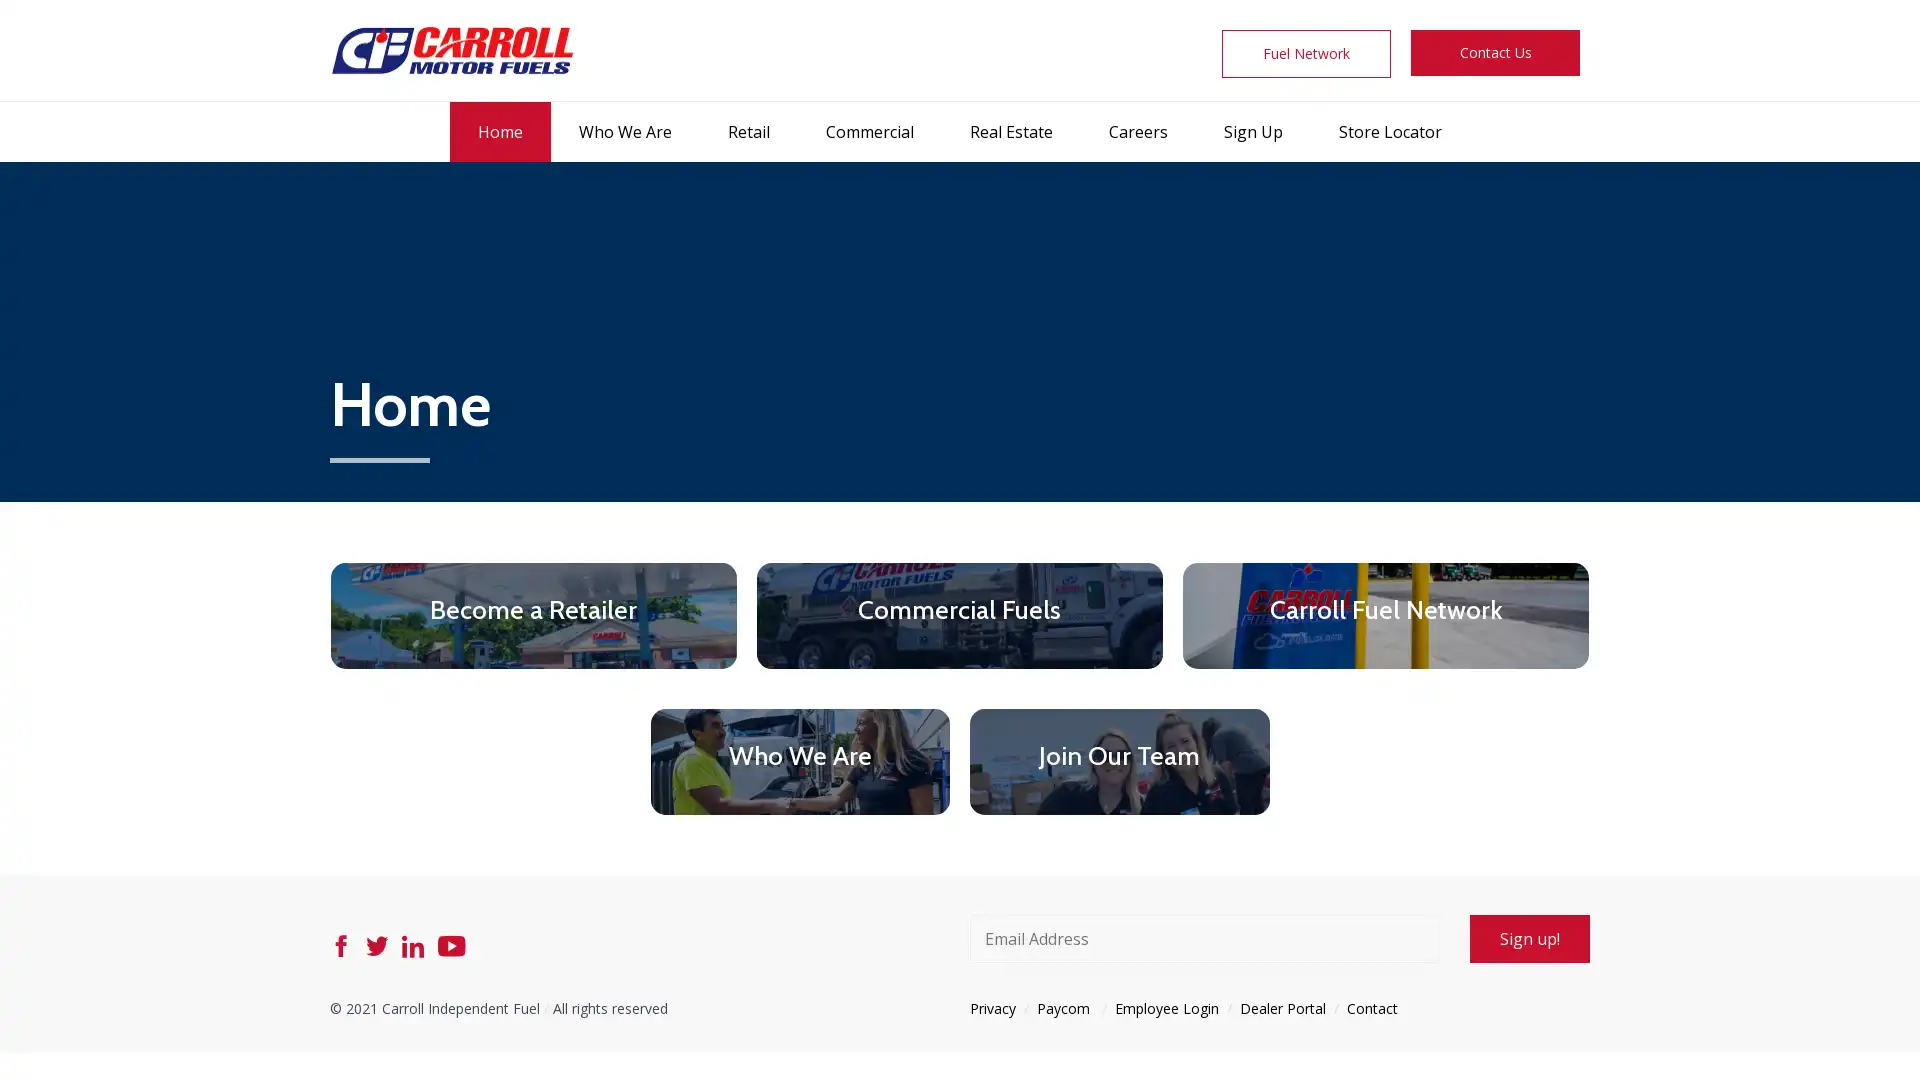 This screenshot has height=1080, width=1920. What do you see at coordinates (1529, 937) in the screenshot?
I see `Sign up!` at bounding box center [1529, 937].